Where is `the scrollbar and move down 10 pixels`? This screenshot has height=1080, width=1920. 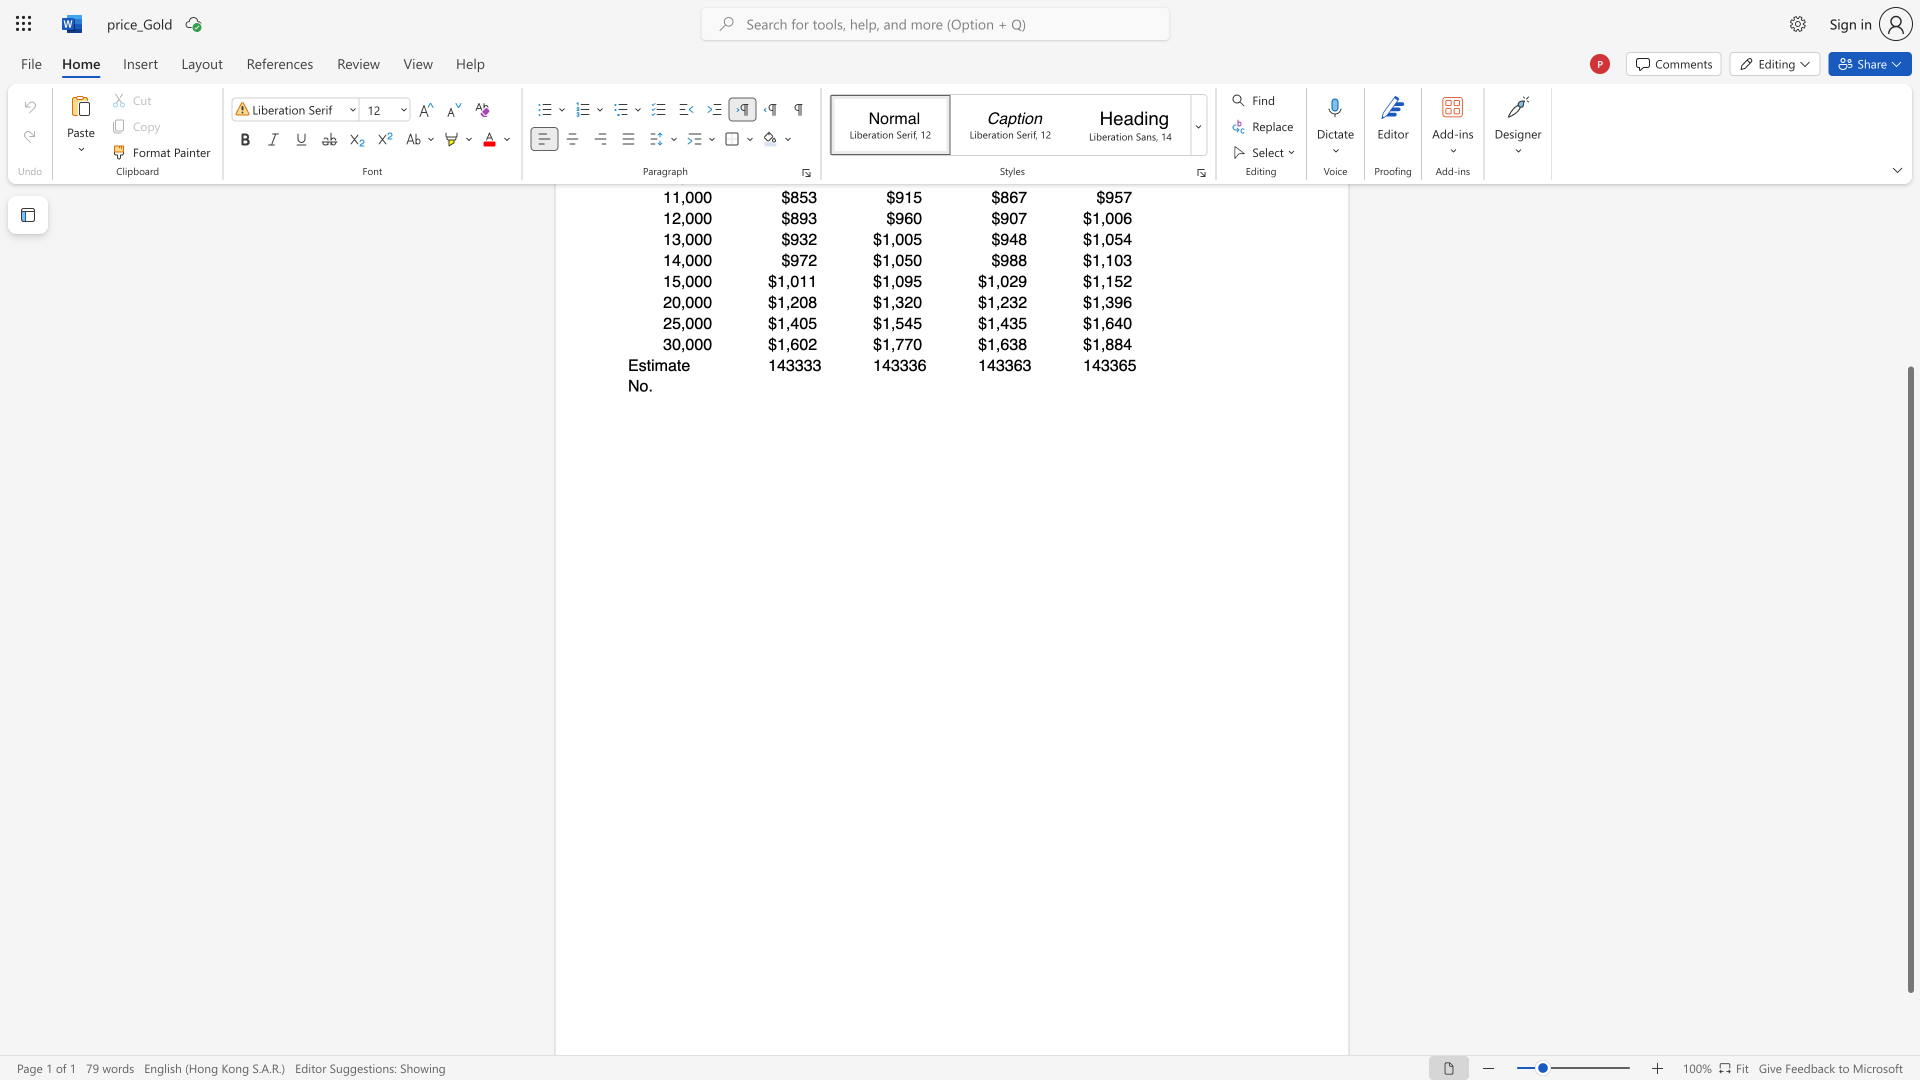 the scrollbar and move down 10 pixels is located at coordinates (1909, 678).